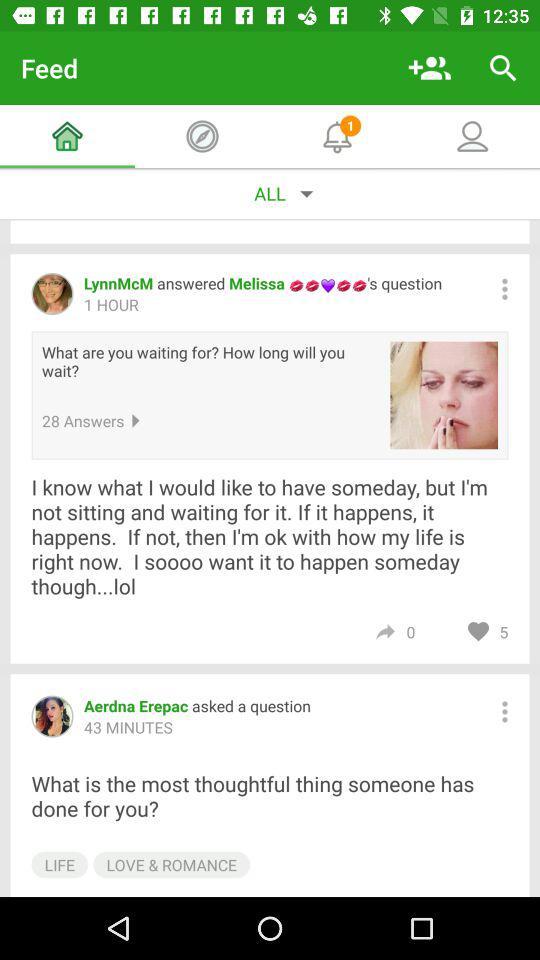 This screenshot has height=960, width=540. I want to click on the icon next to the what are you, so click(444, 394).